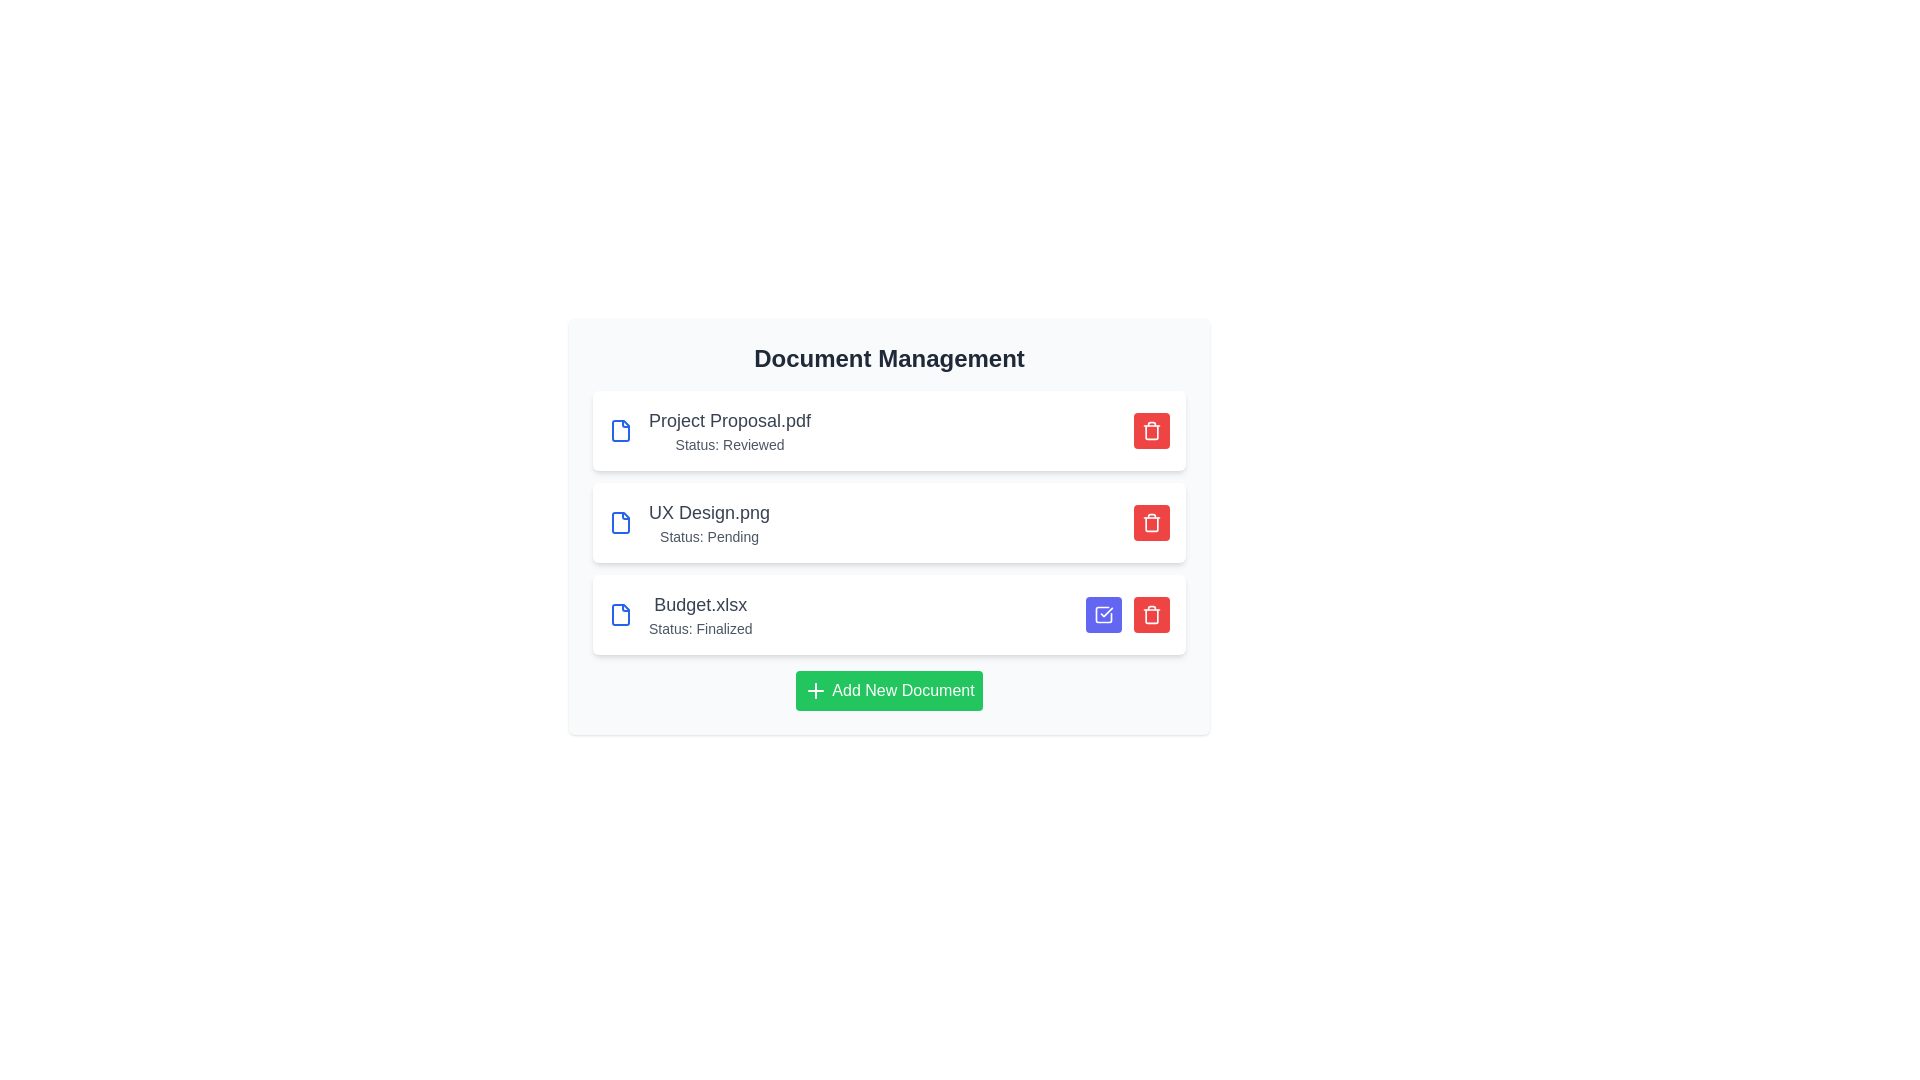  What do you see at coordinates (1152, 522) in the screenshot?
I see `delete button for the document named UX Design.png` at bounding box center [1152, 522].